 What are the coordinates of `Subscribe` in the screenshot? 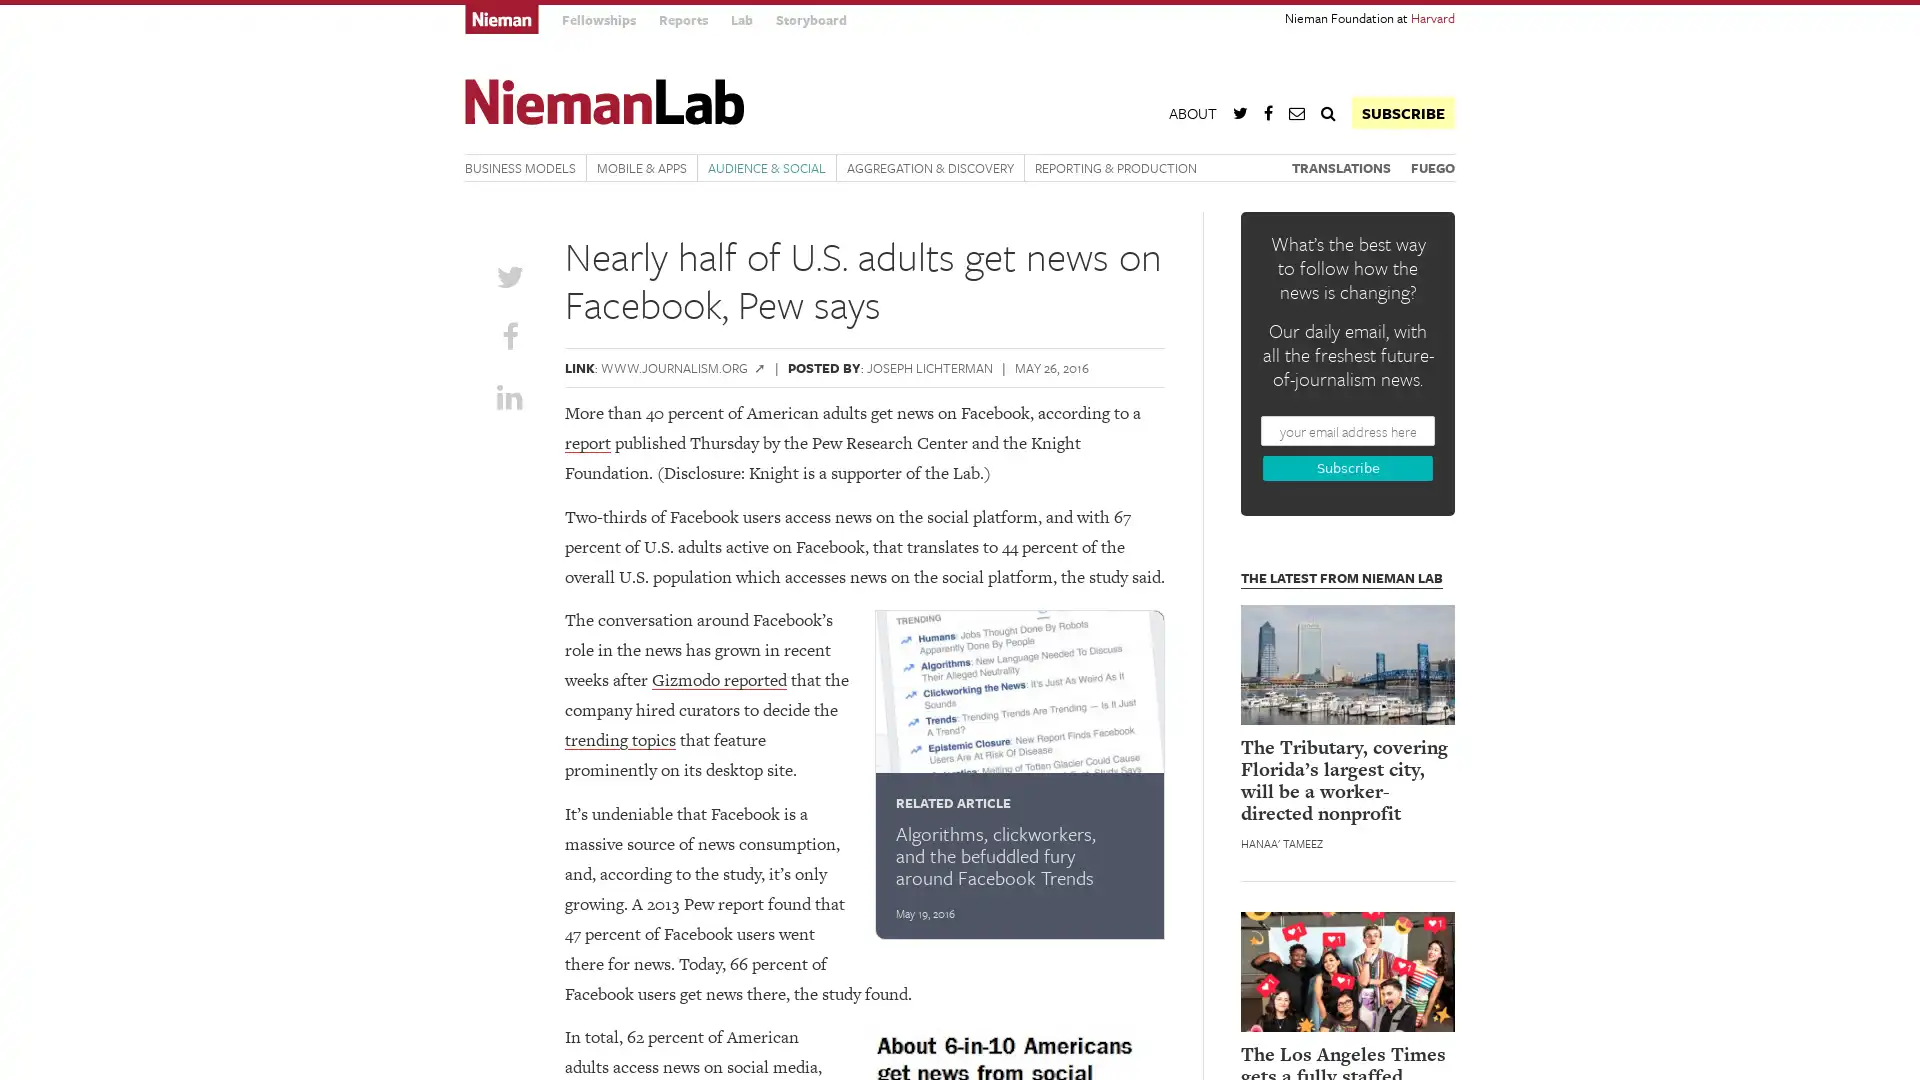 It's located at (1348, 468).